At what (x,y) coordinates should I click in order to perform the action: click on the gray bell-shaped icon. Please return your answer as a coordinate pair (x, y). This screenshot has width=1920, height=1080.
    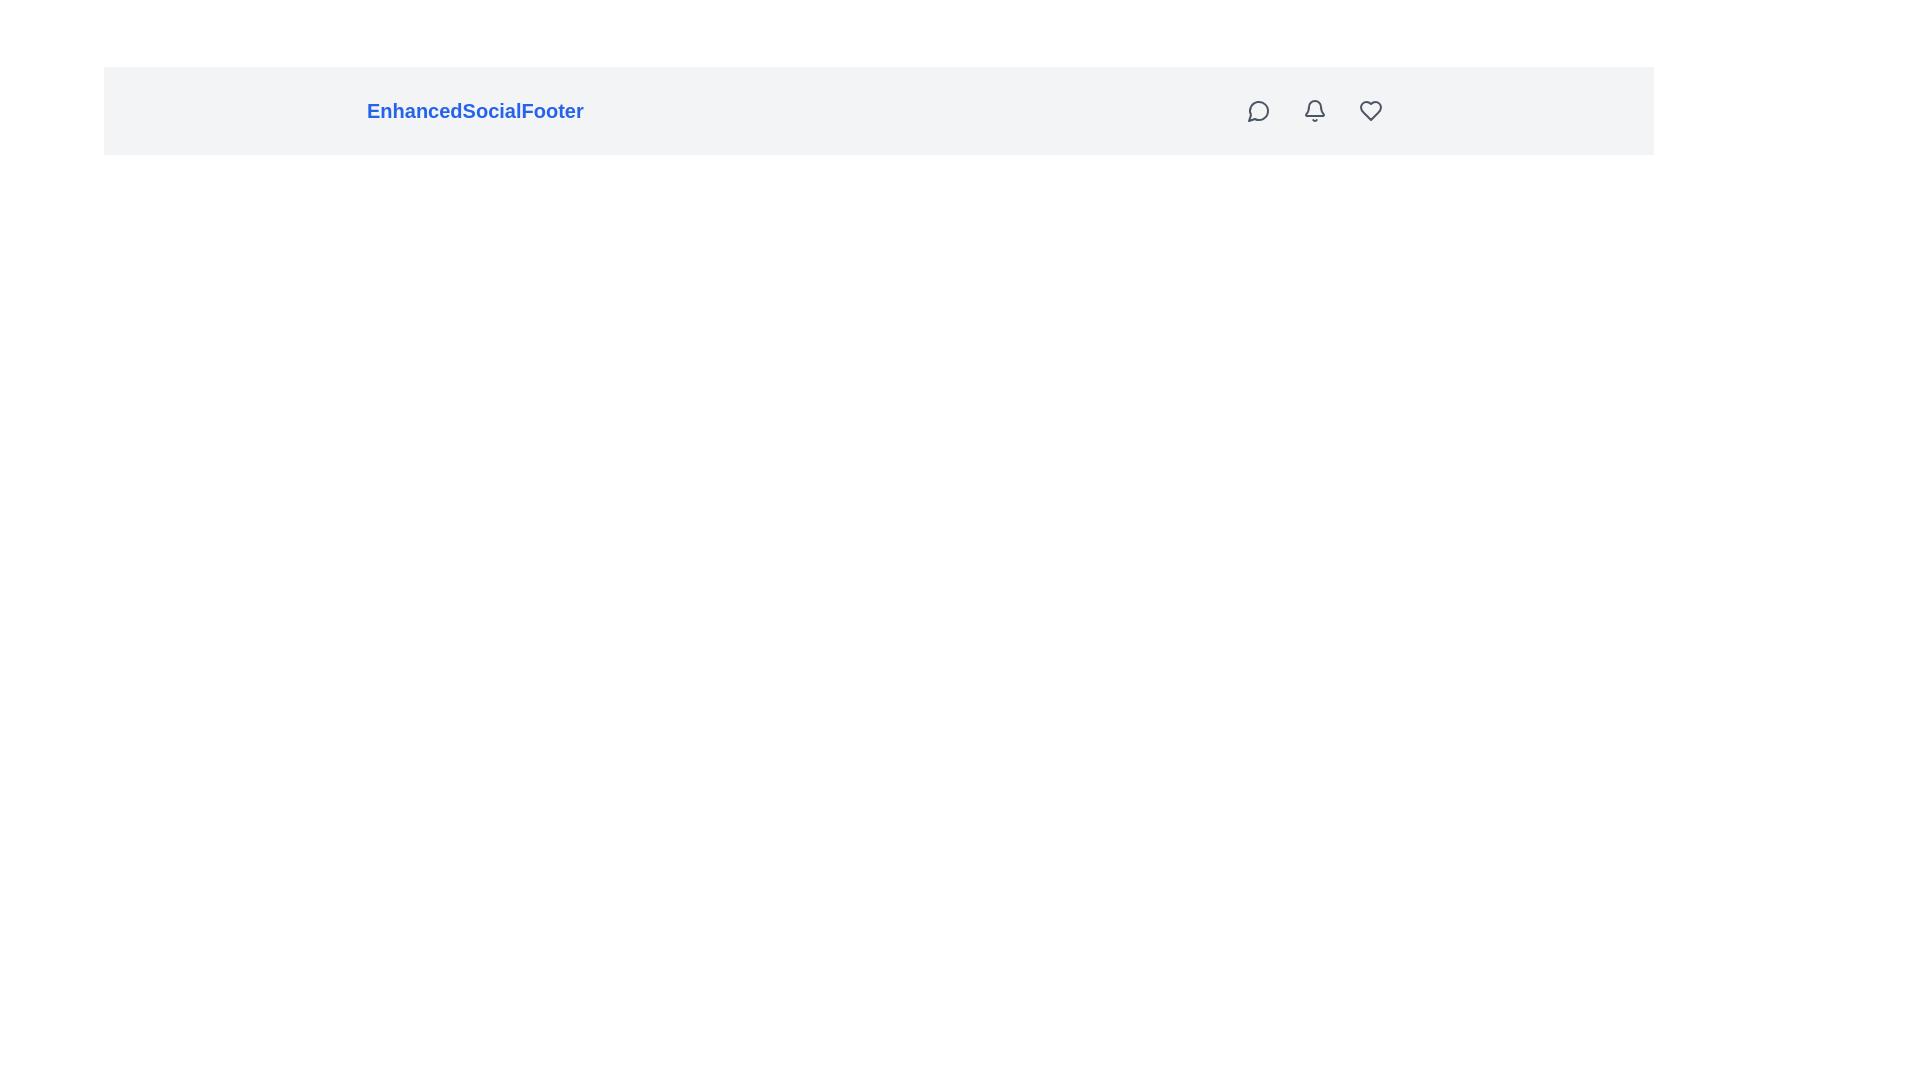
    Looking at the image, I should click on (1315, 111).